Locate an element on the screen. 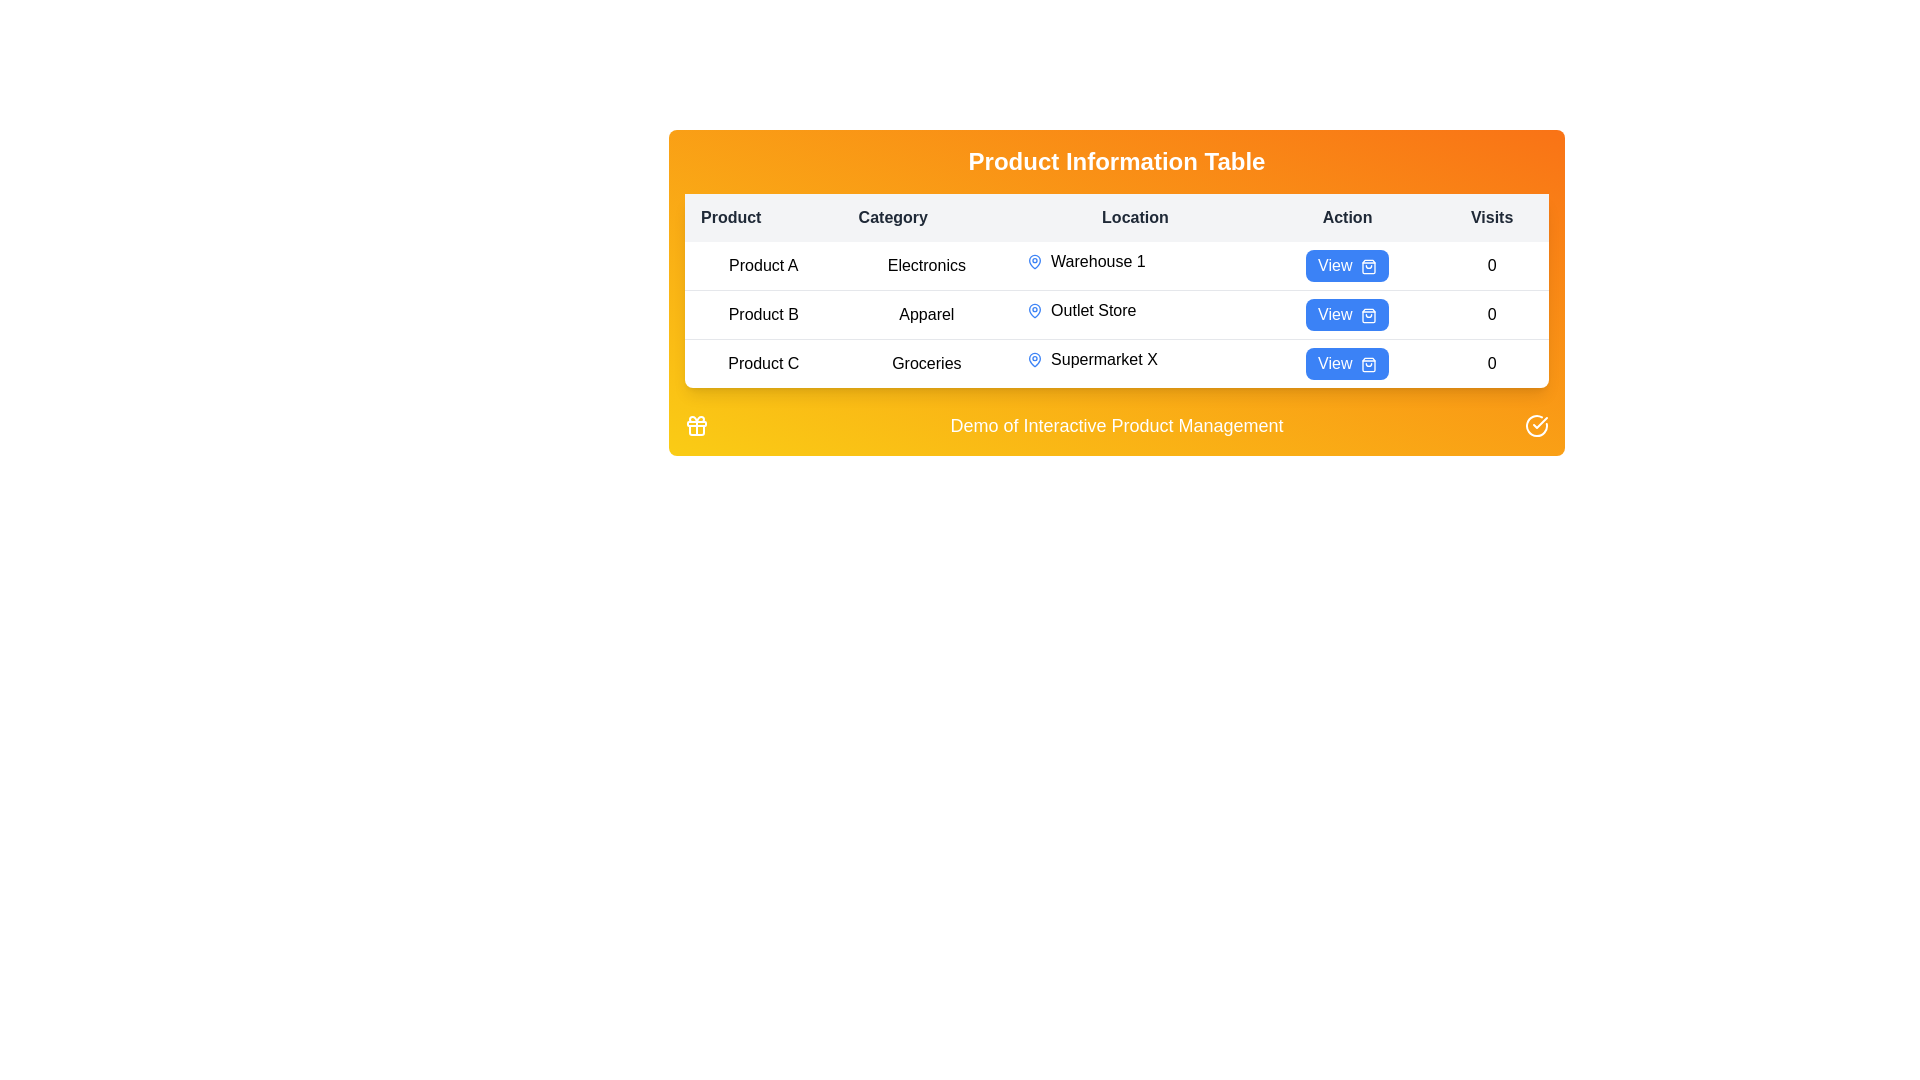  the 'Visits' label, which is the fifth column header in the table, displayed in bold font on a light gray background is located at coordinates (1492, 218).